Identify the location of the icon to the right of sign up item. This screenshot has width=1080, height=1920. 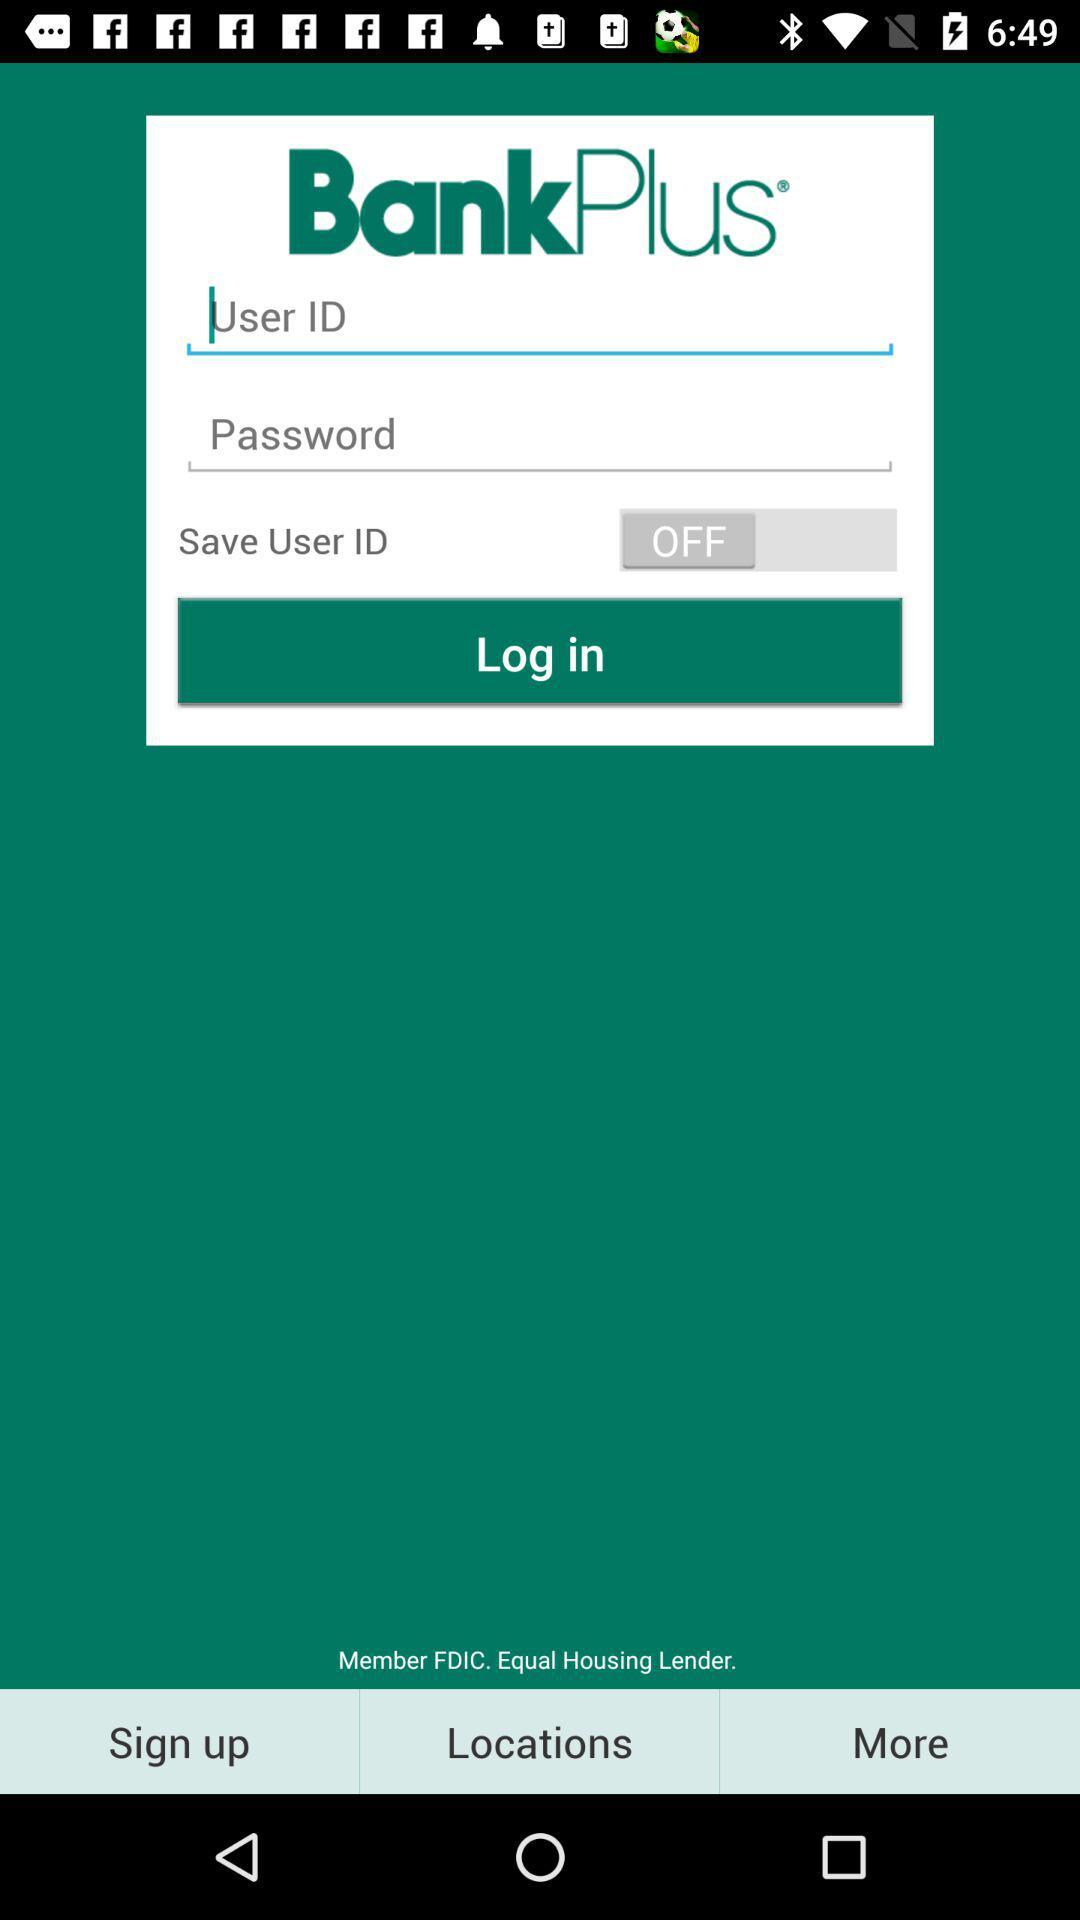
(538, 1740).